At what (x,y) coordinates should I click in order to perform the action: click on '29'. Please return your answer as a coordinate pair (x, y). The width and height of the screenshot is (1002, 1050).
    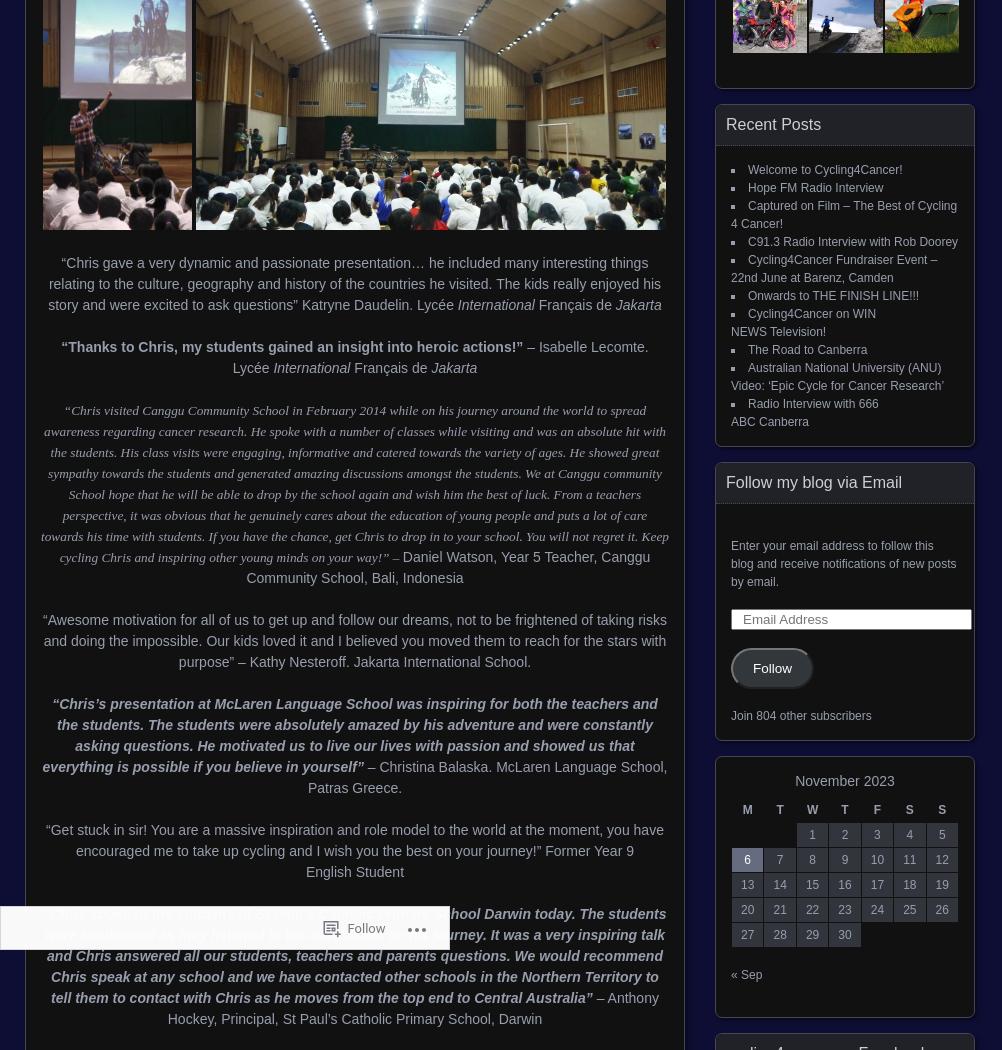
    Looking at the image, I should click on (811, 935).